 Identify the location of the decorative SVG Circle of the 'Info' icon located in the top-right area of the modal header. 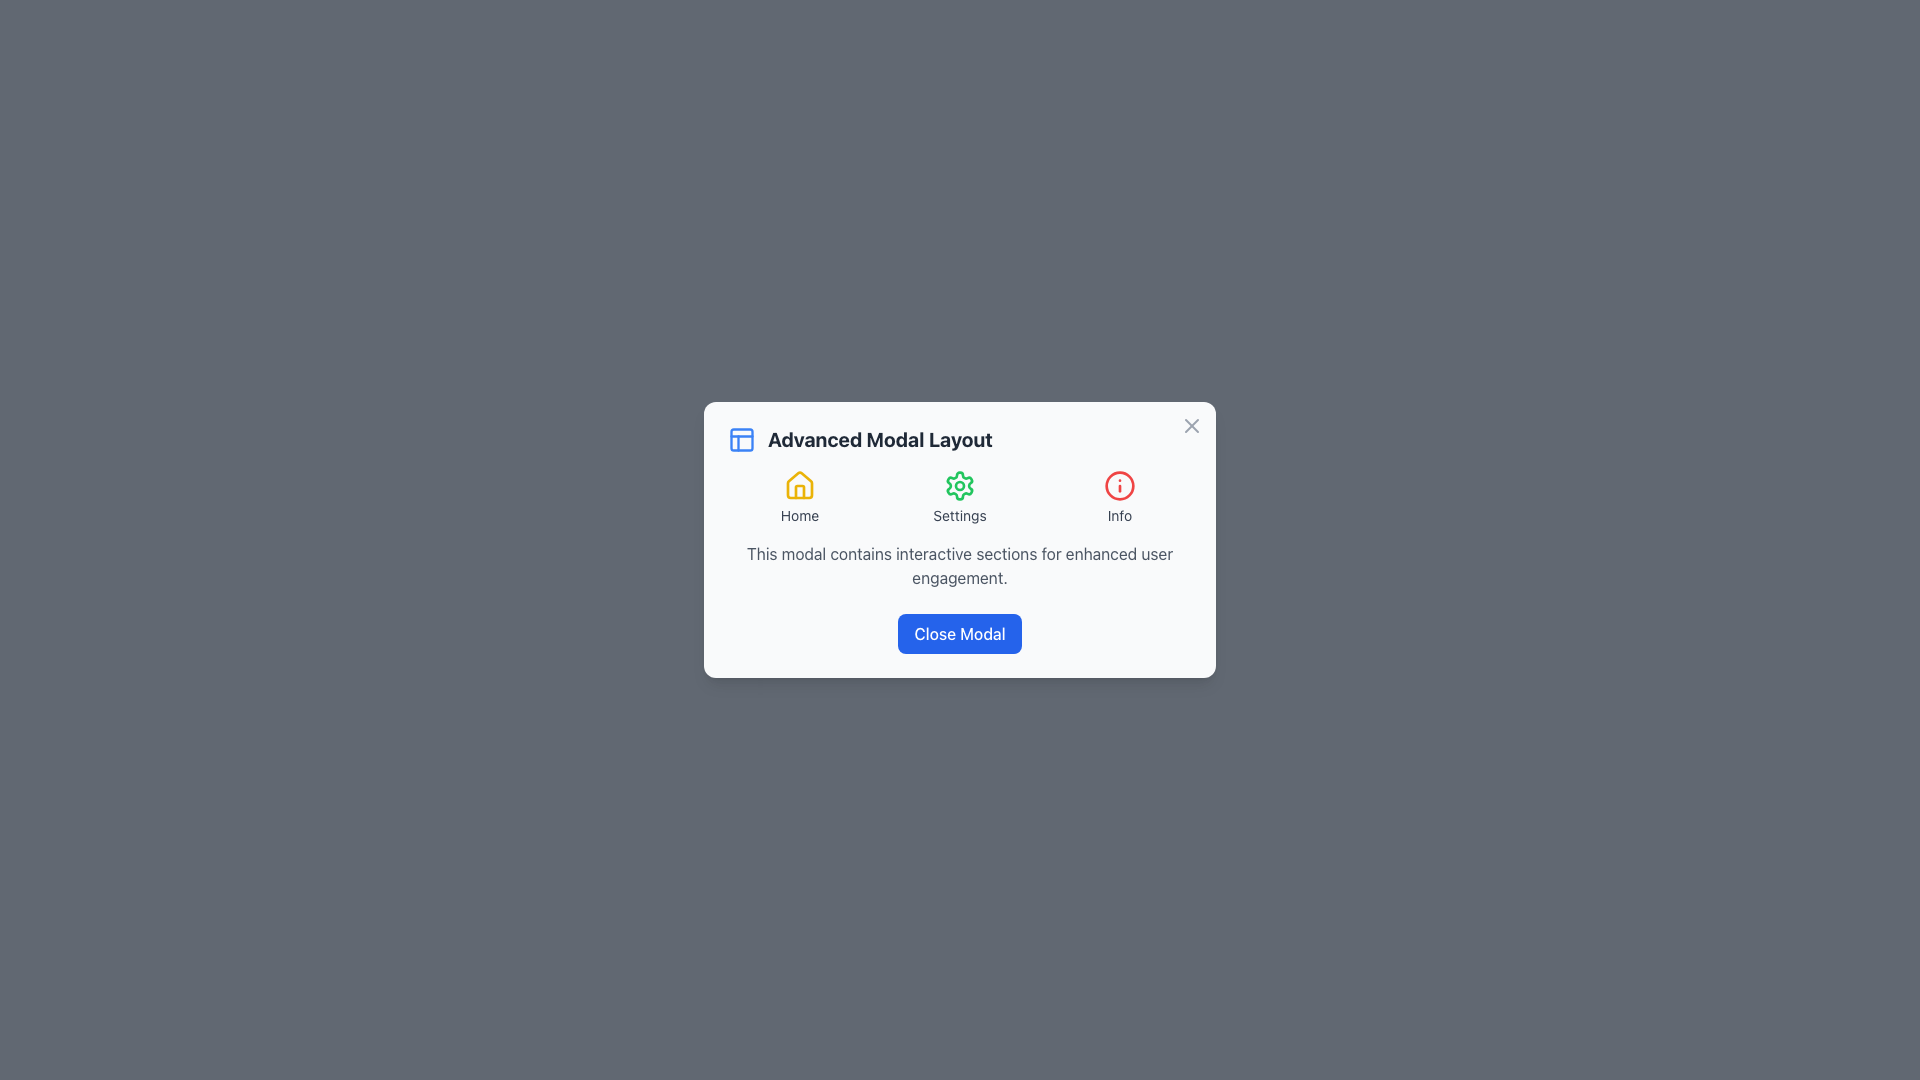
(1118, 486).